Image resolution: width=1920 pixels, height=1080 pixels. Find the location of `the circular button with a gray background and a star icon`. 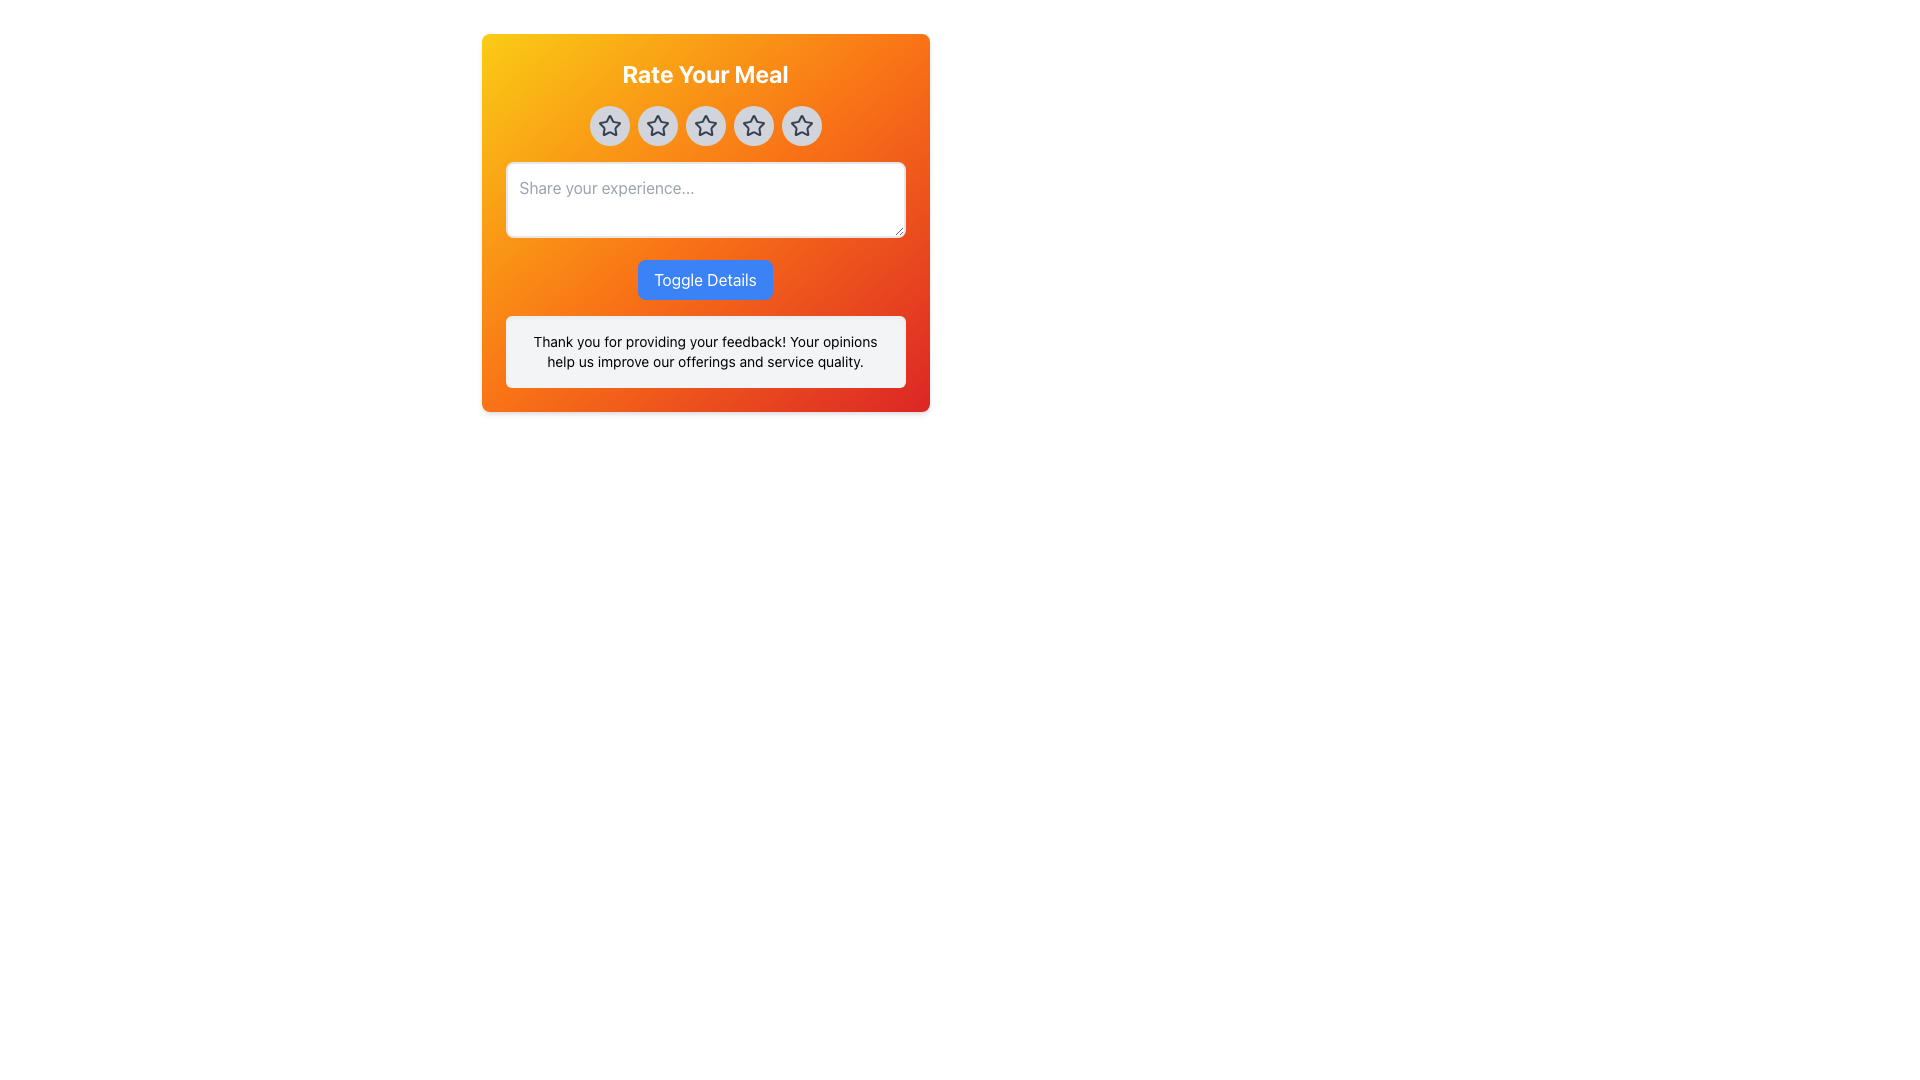

the circular button with a gray background and a star icon is located at coordinates (657, 126).